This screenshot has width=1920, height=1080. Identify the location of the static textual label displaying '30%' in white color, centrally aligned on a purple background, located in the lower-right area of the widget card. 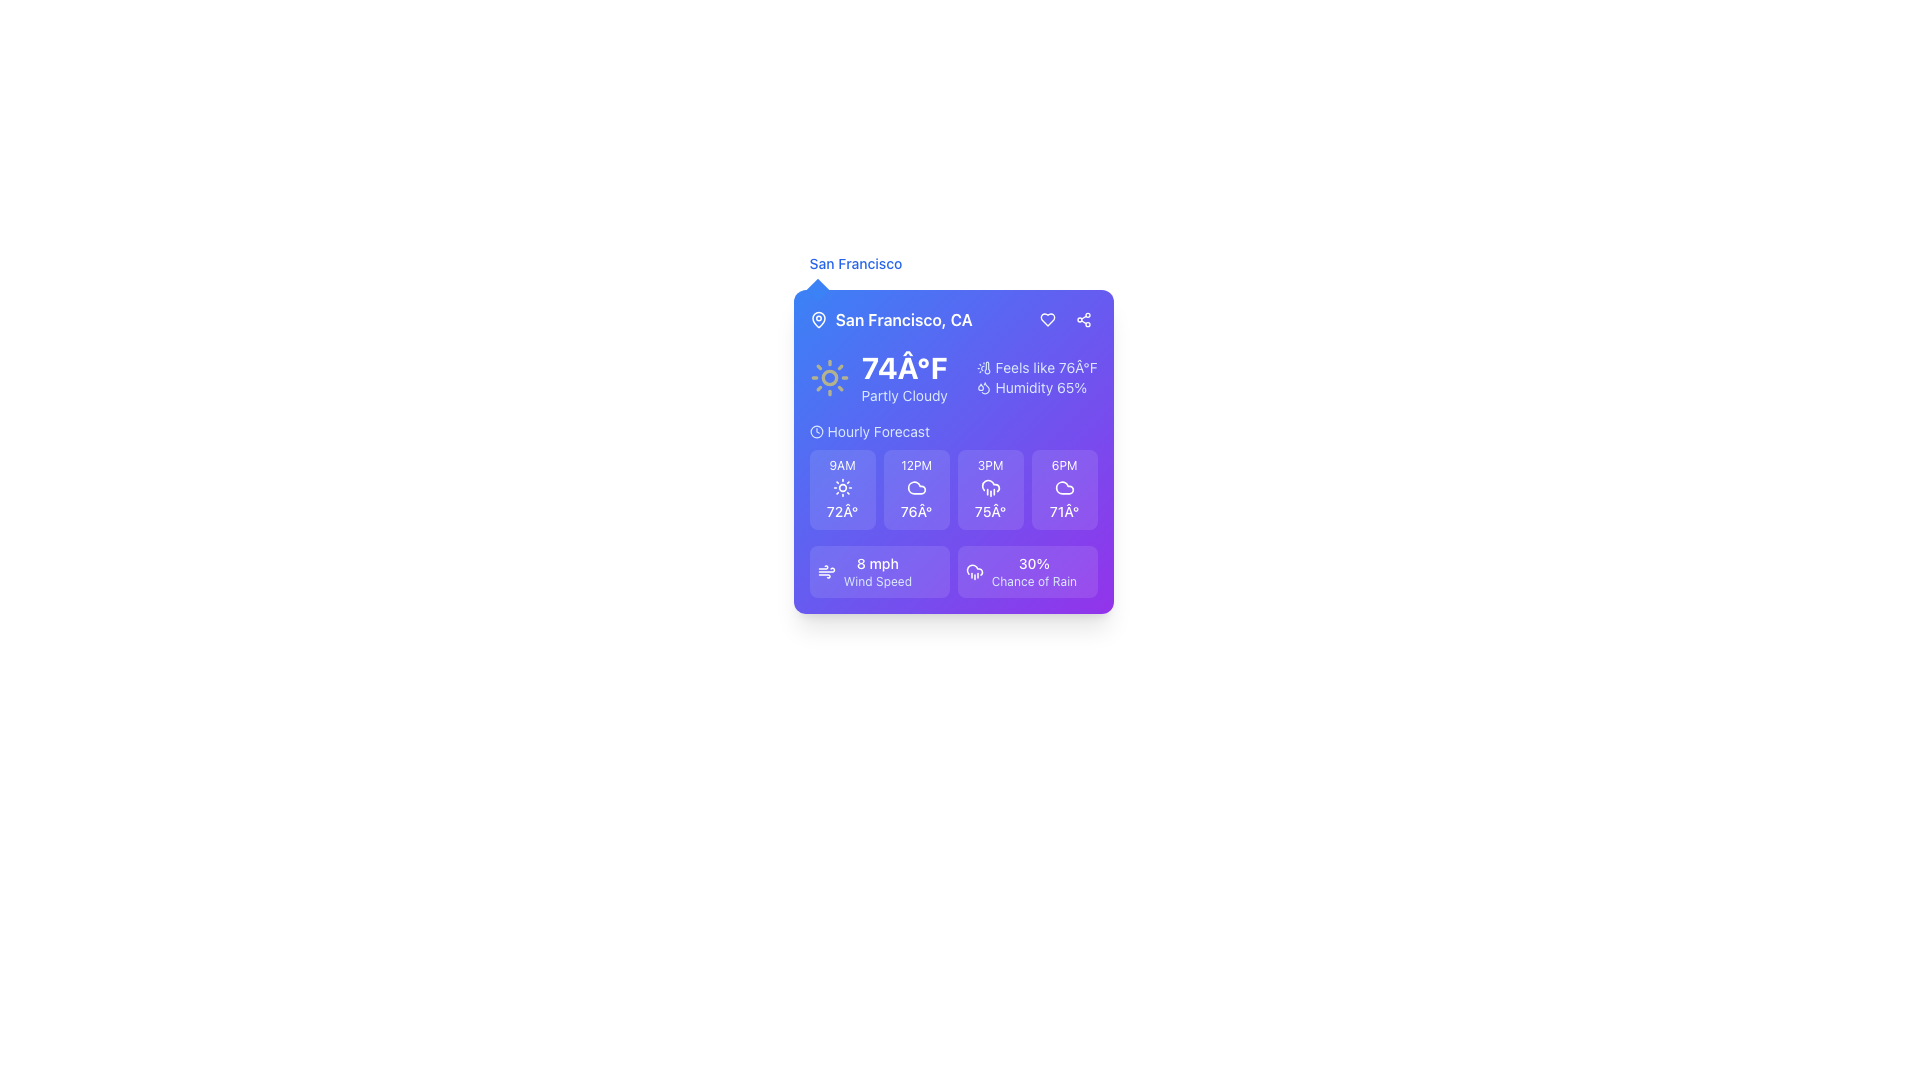
(1034, 563).